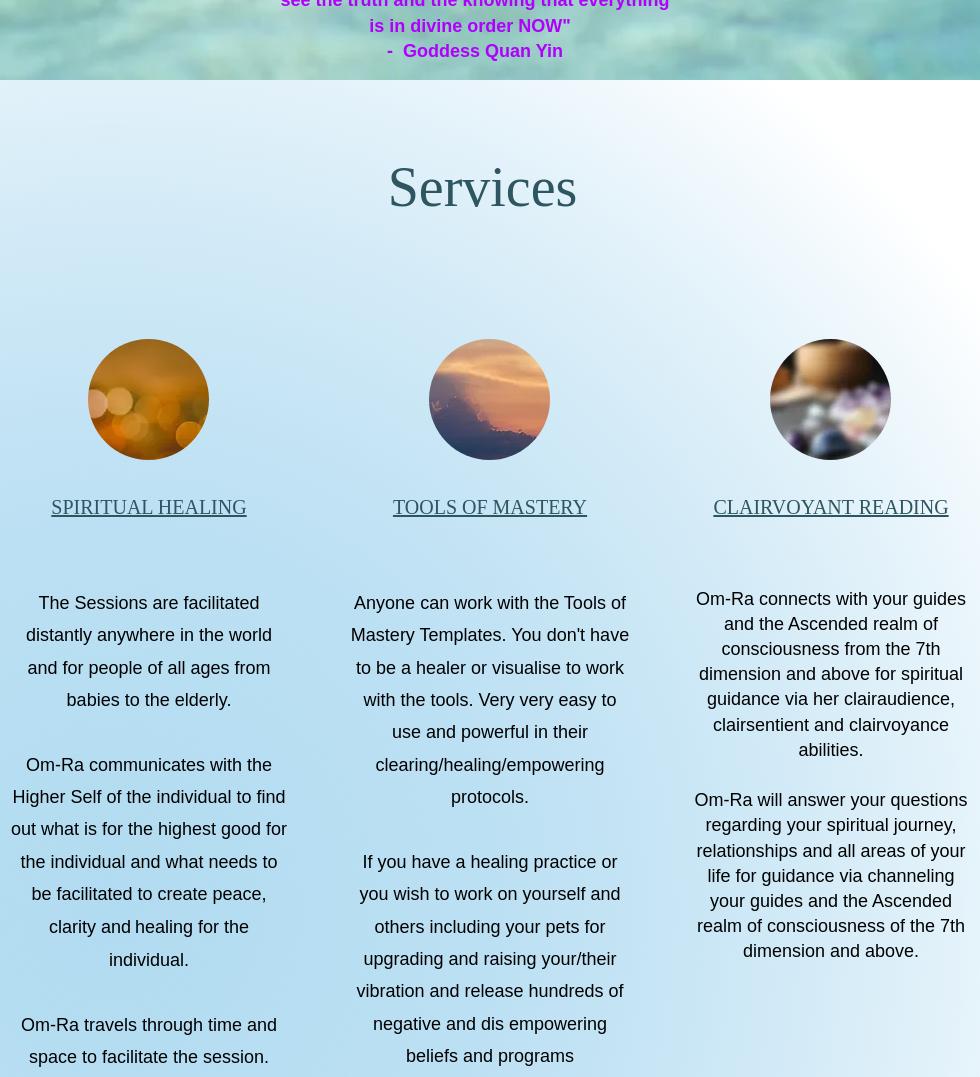  What do you see at coordinates (830, 875) in the screenshot?
I see `'Om-Ra will answer your questions regarding your spiritual journey, relationships and all areas of your life for guidance via channeling your guides and the Ascended realm of consciousness of the 7th dimension and above.'` at bounding box center [830, 875].